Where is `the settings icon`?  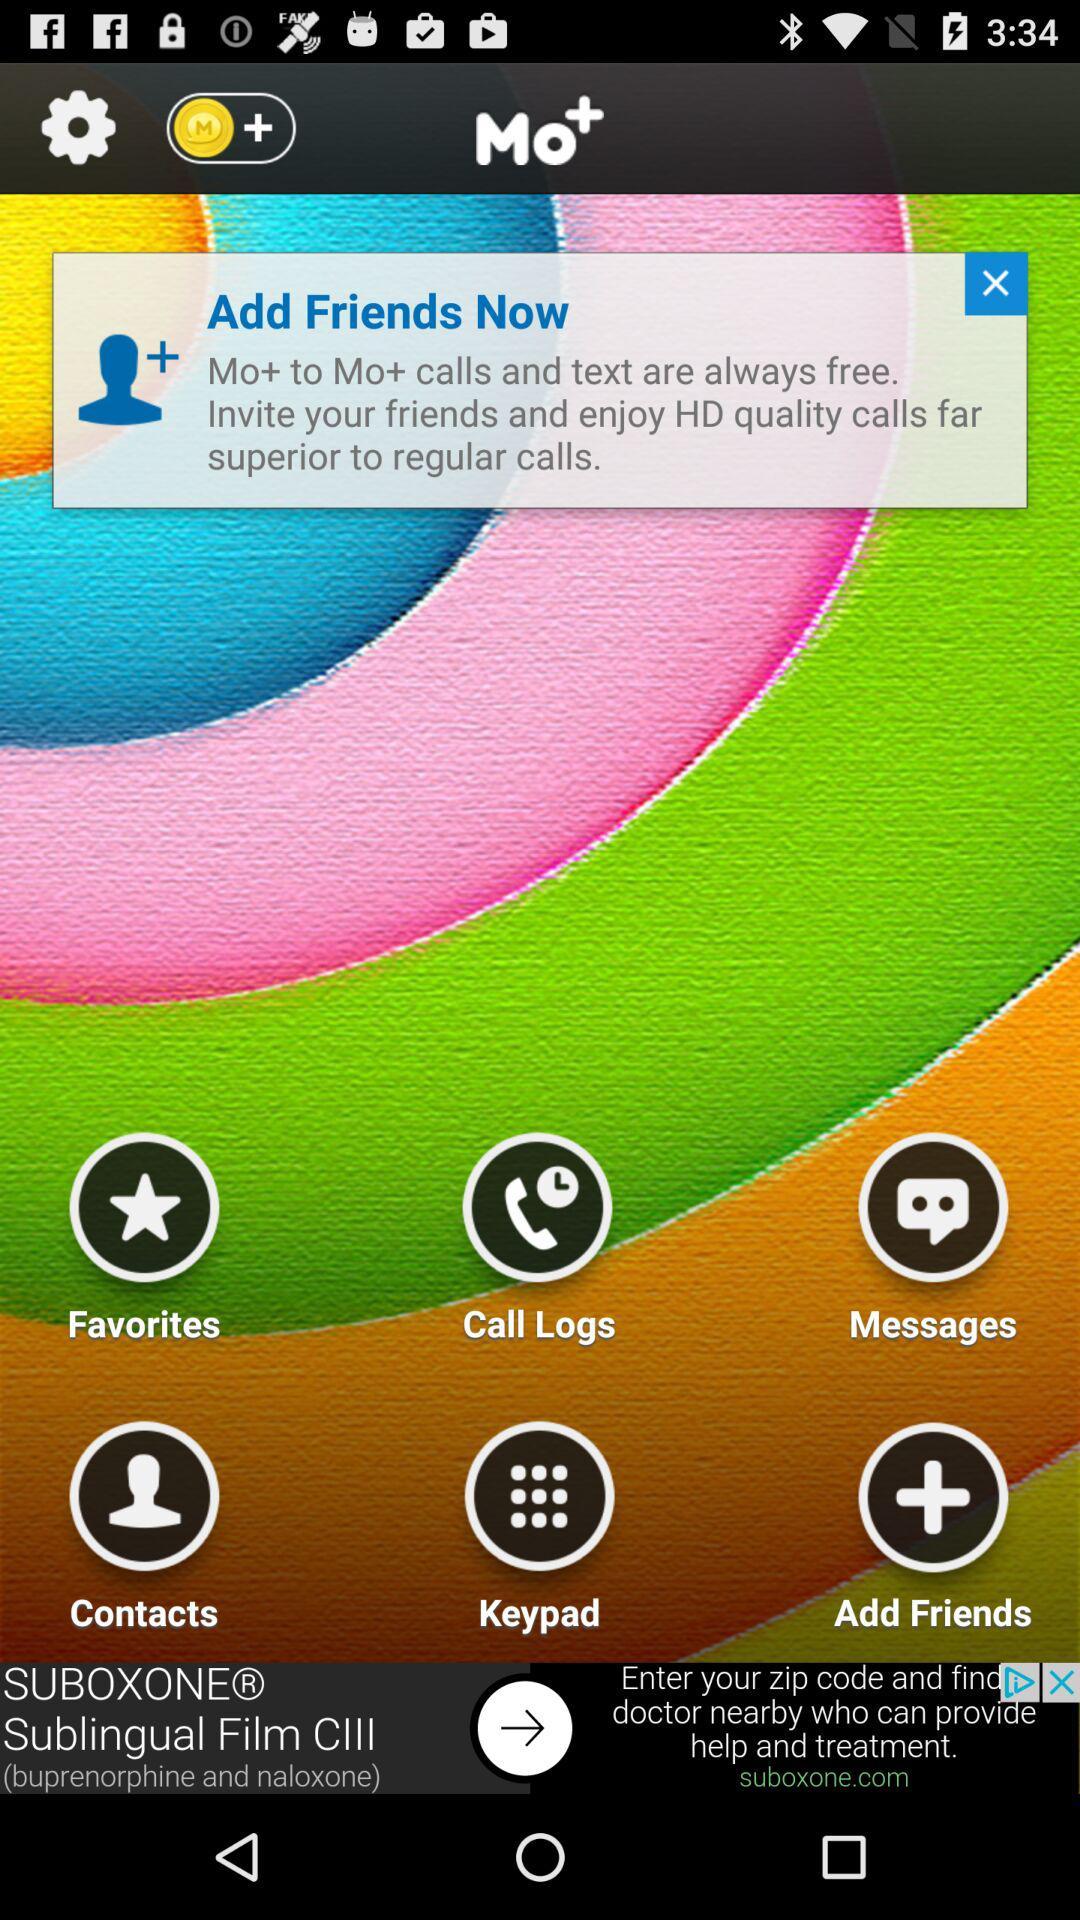
the settings icon is located at coordinates (77, 136).